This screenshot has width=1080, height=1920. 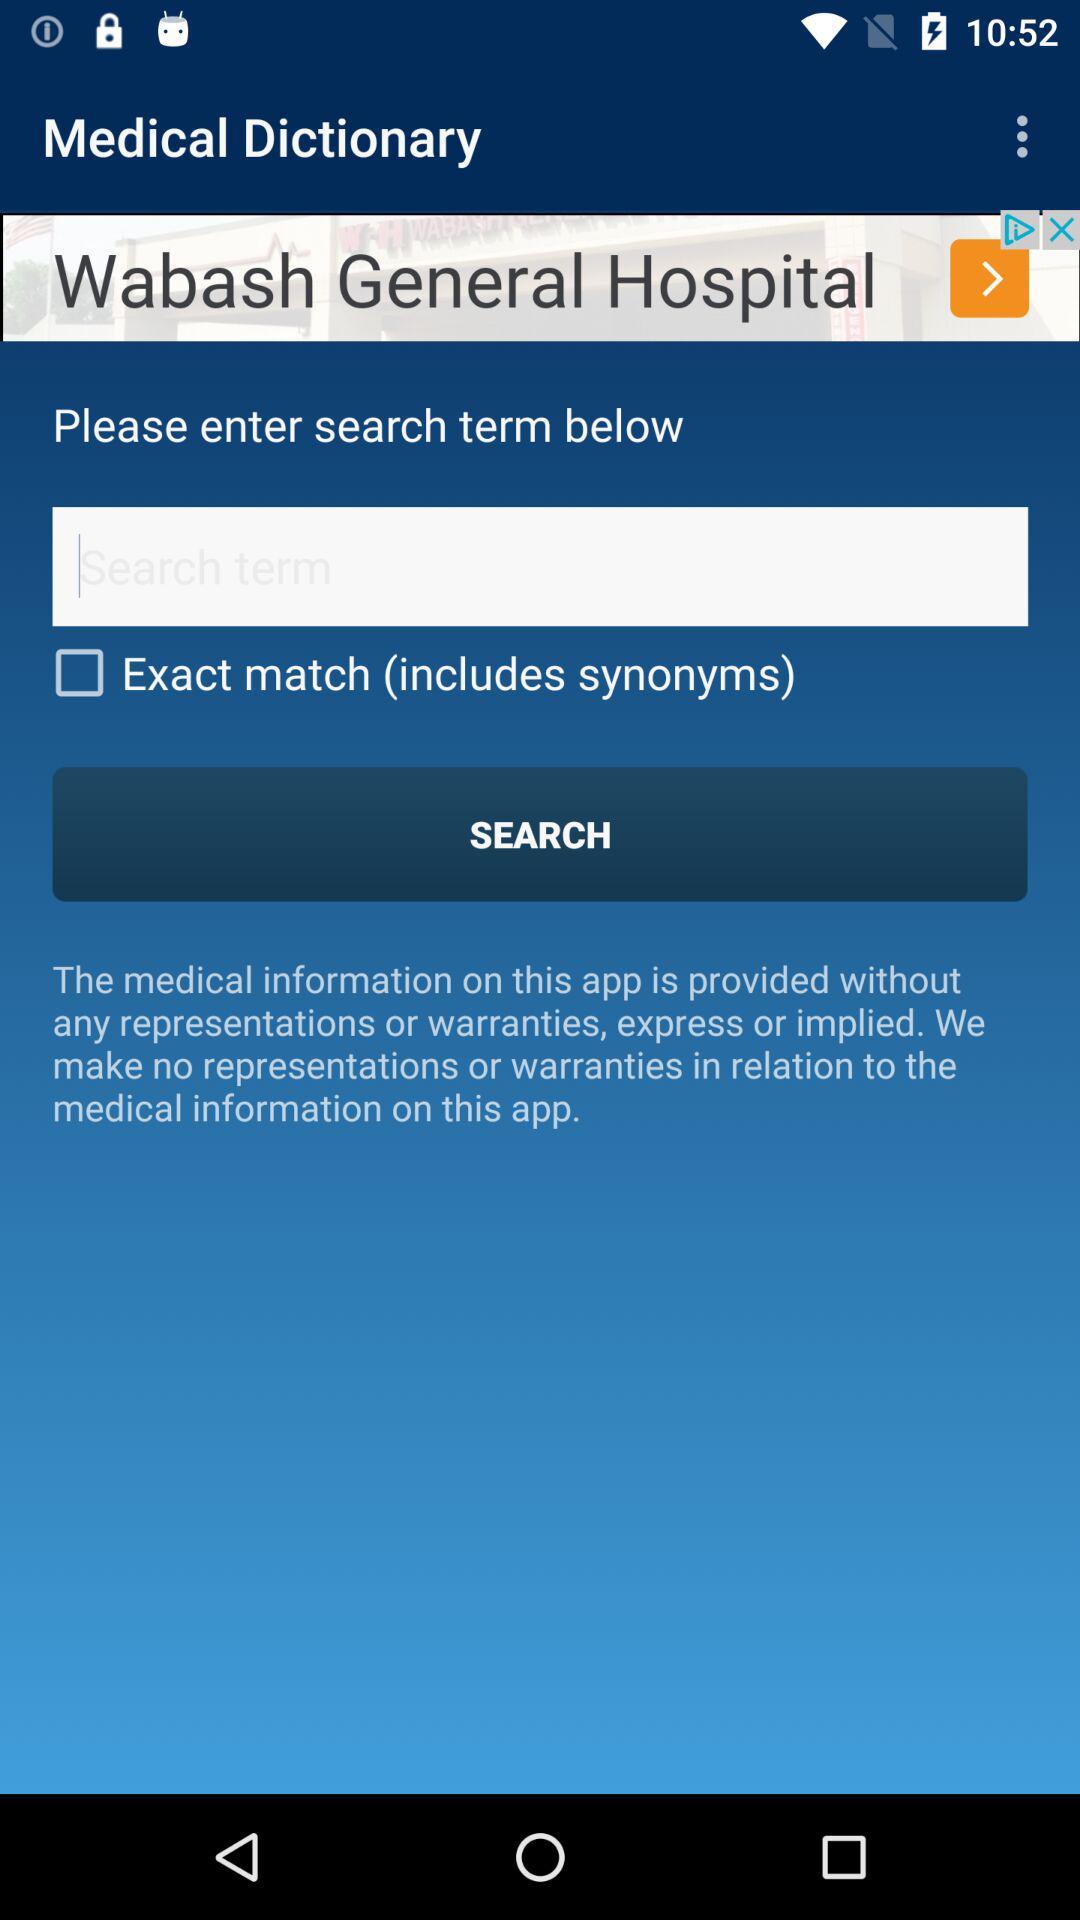 What do you see at coordinates (540, 274) in the screenshot?
I see `click advertisement` at bounding box center [540, 274].